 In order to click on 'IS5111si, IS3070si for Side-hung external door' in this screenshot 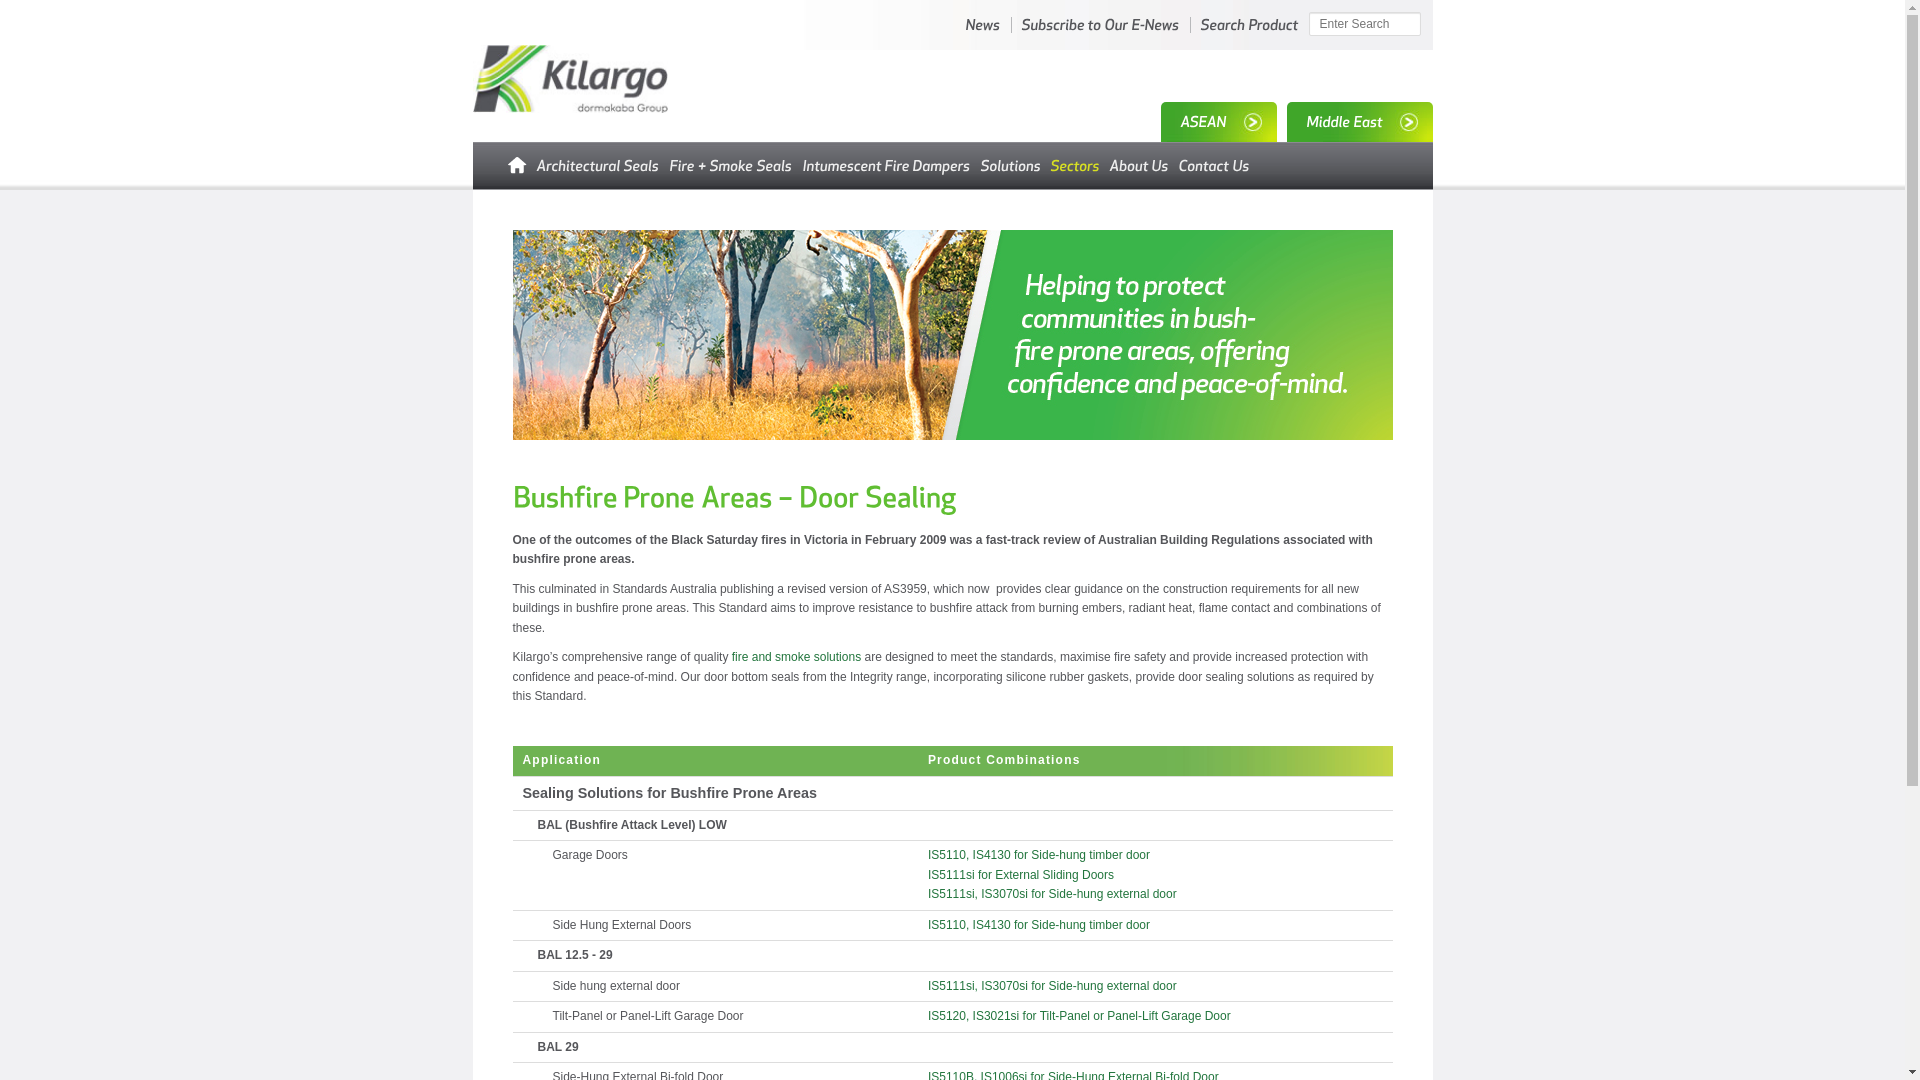, I will do `click(1051, 893)`.